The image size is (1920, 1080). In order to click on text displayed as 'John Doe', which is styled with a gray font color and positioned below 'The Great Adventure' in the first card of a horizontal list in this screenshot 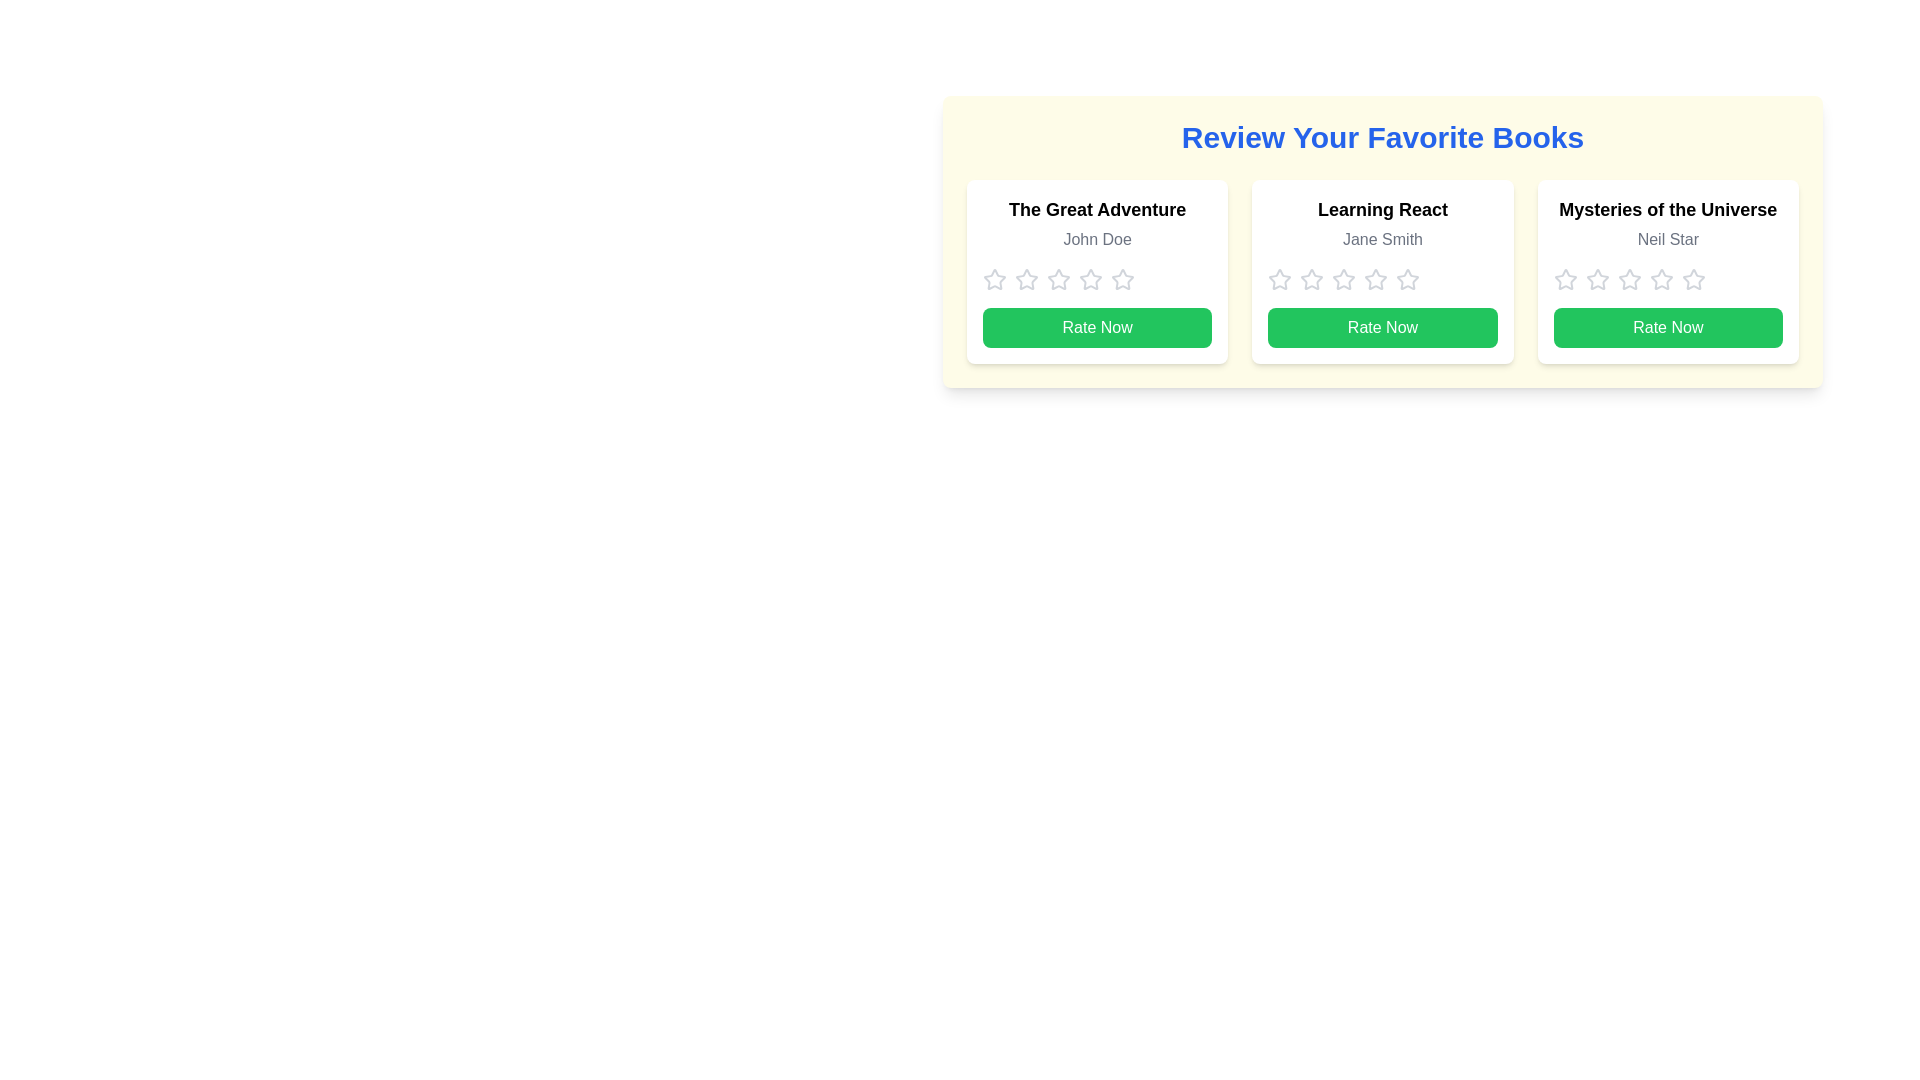, I will do `click(1096, 238)`.